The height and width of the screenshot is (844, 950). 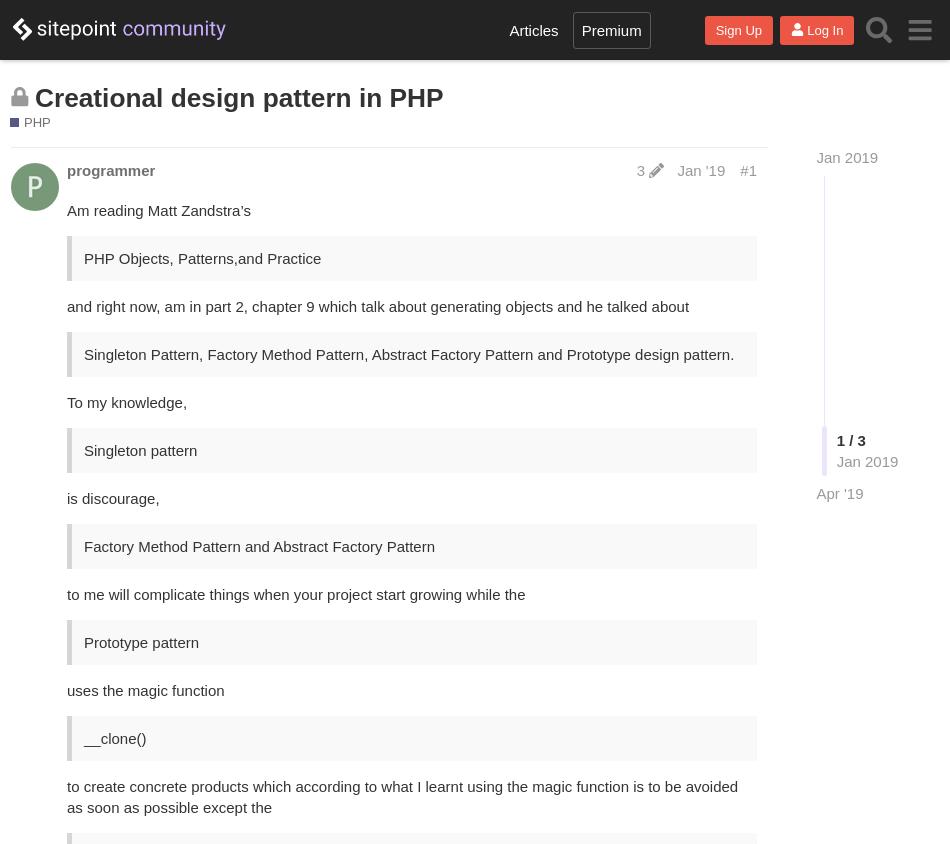 What do you see at coordinates (401, 796) in the screenshot?
I see `'to create concrete products which according to what I learnt using the magic function is to be avoided as soon as possible except the'` at bounding box center [401, 796].